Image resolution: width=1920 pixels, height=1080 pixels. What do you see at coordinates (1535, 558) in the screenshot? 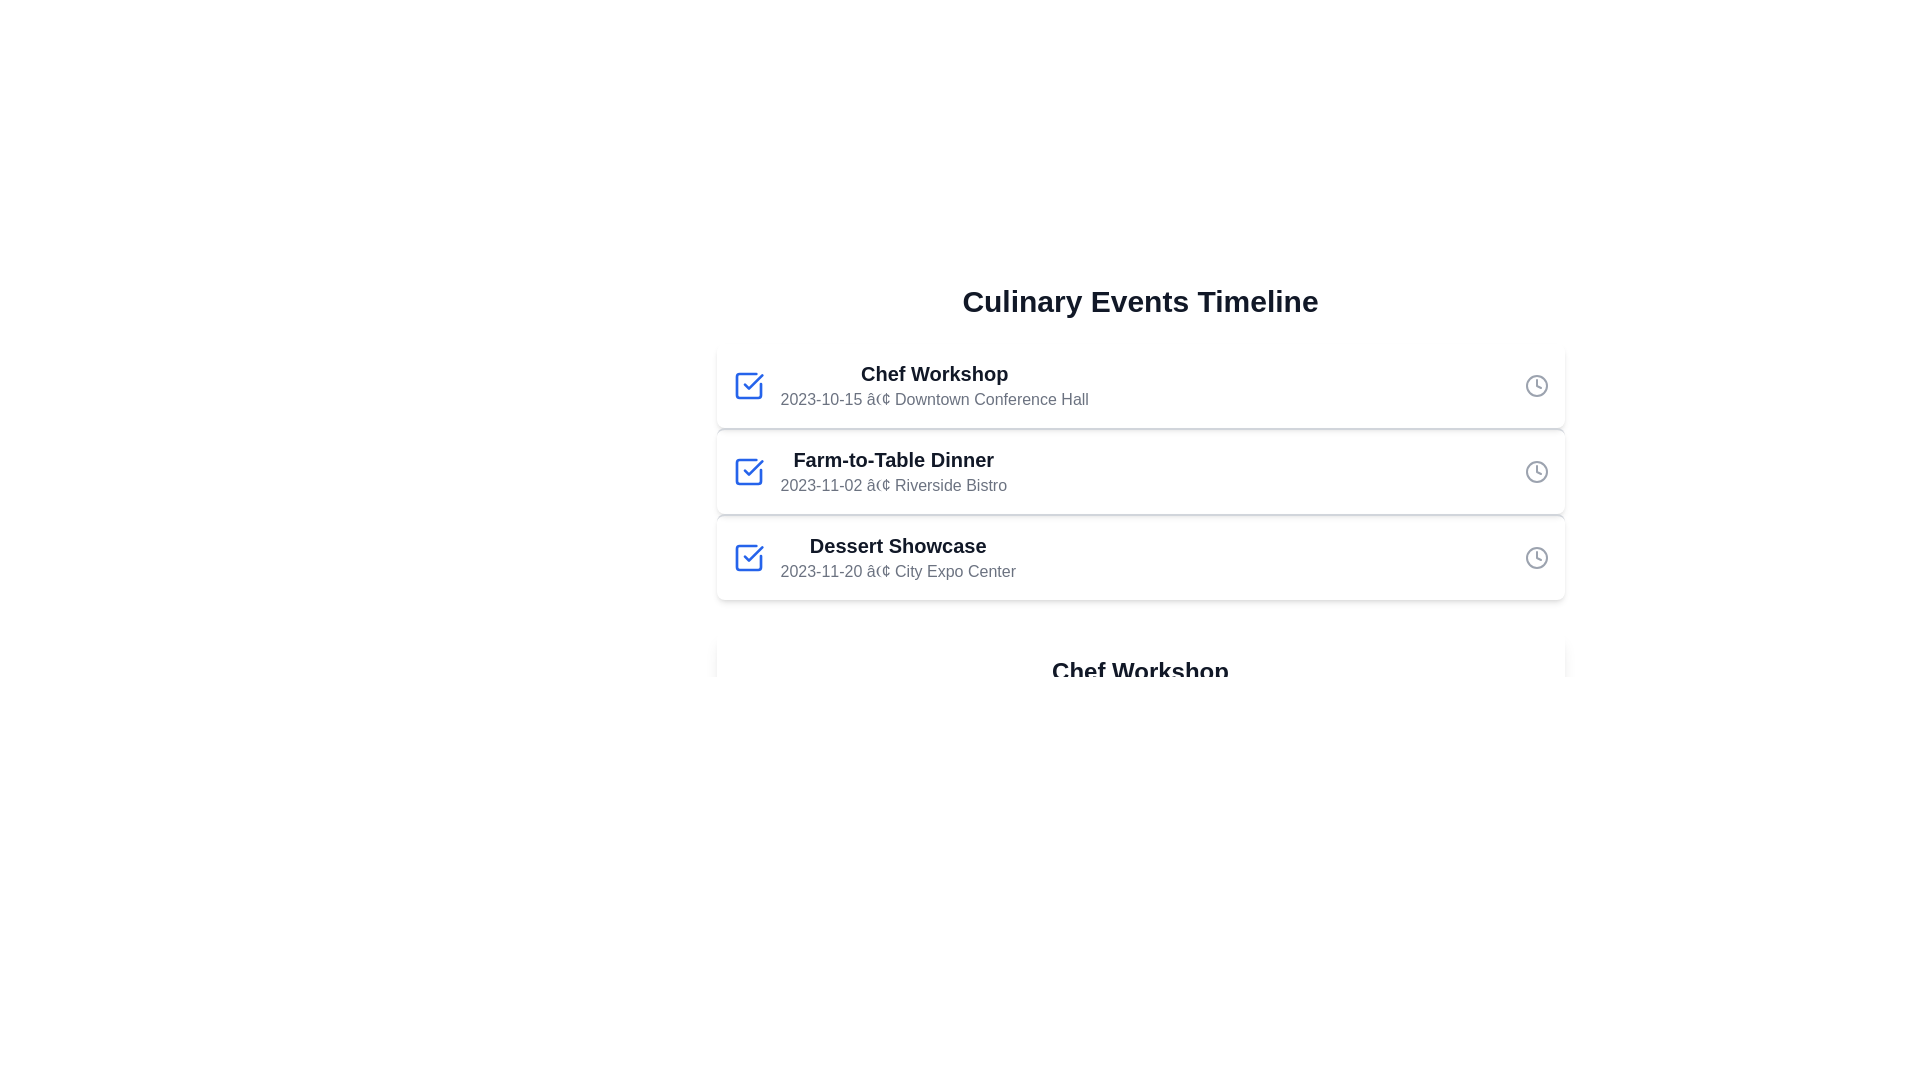
I see `the clock-shaped icon with a gray color located at the far right of the 'Dessert Showcase' event row` at bounding box center [1535, 558].